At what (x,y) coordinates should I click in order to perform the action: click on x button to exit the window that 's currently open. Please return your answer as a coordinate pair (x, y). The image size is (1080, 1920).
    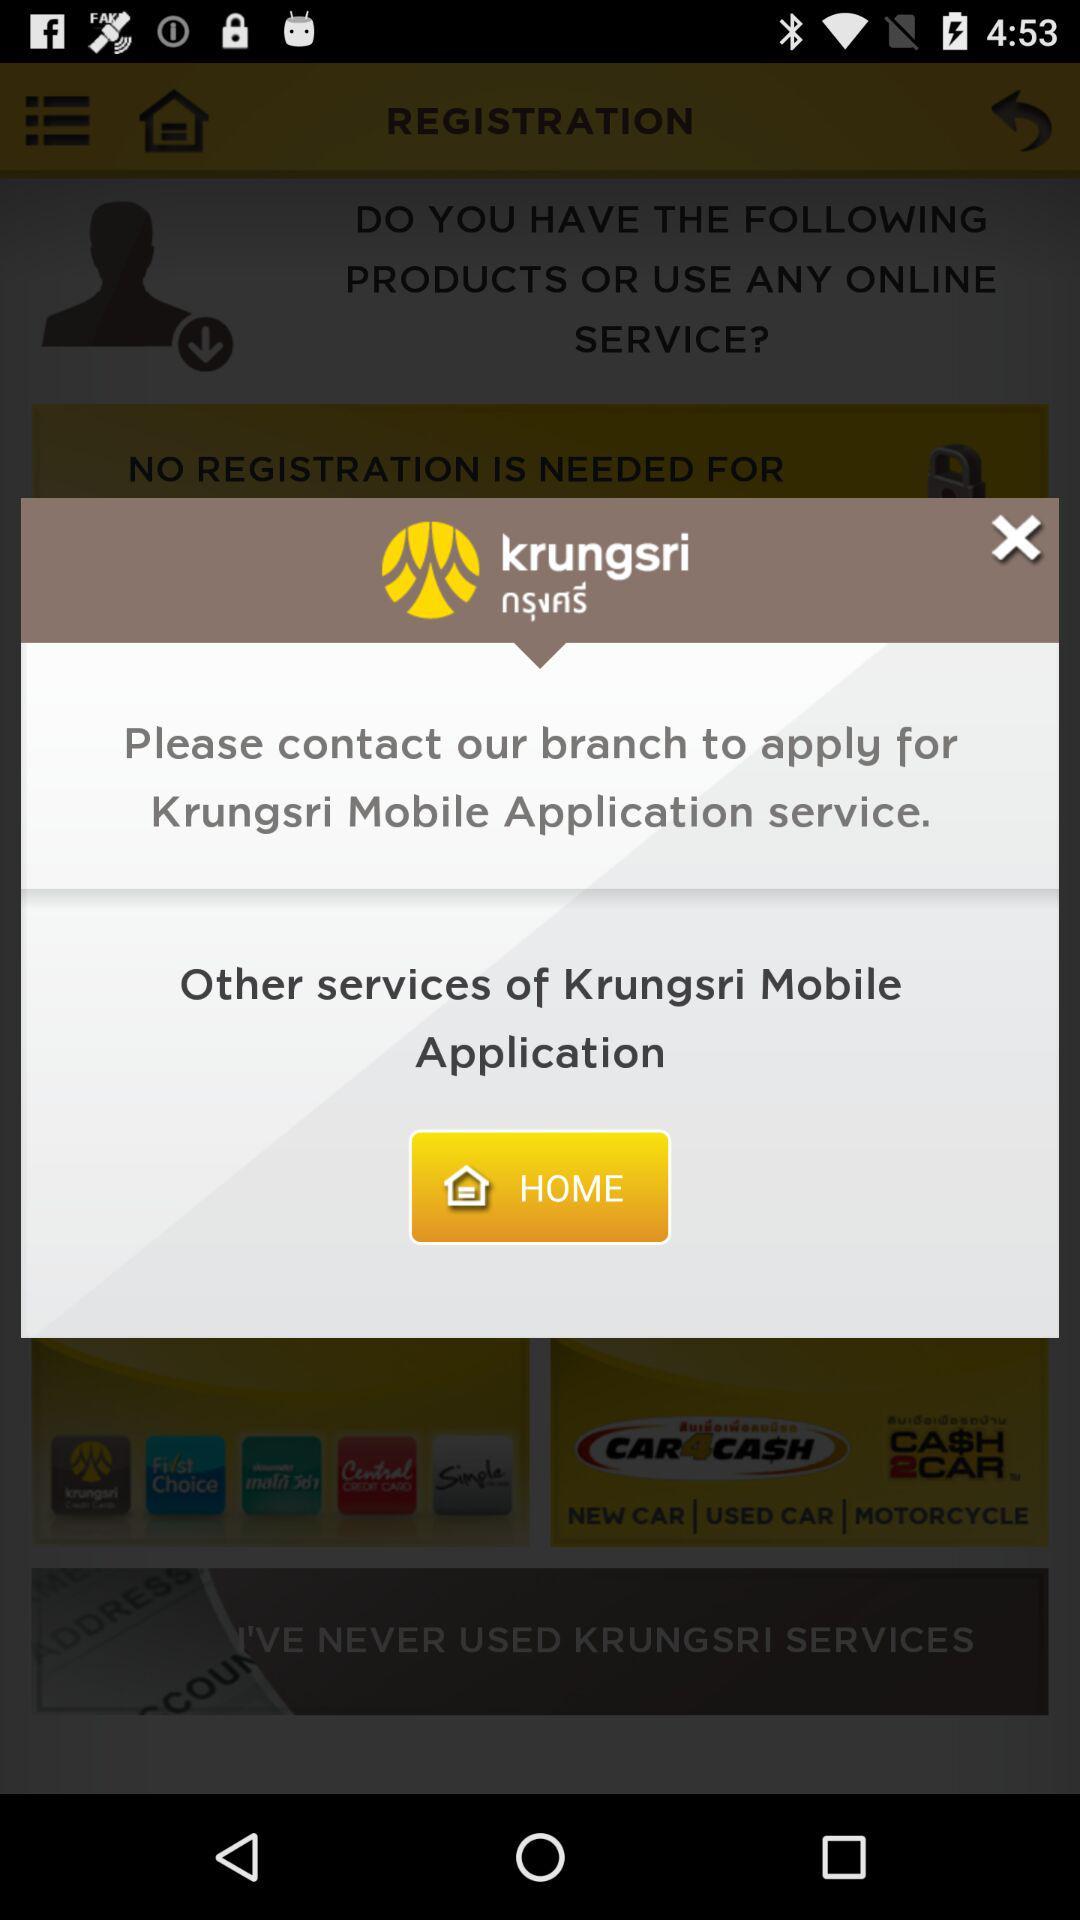
    Looking at the image, I should click on (1017, 539).